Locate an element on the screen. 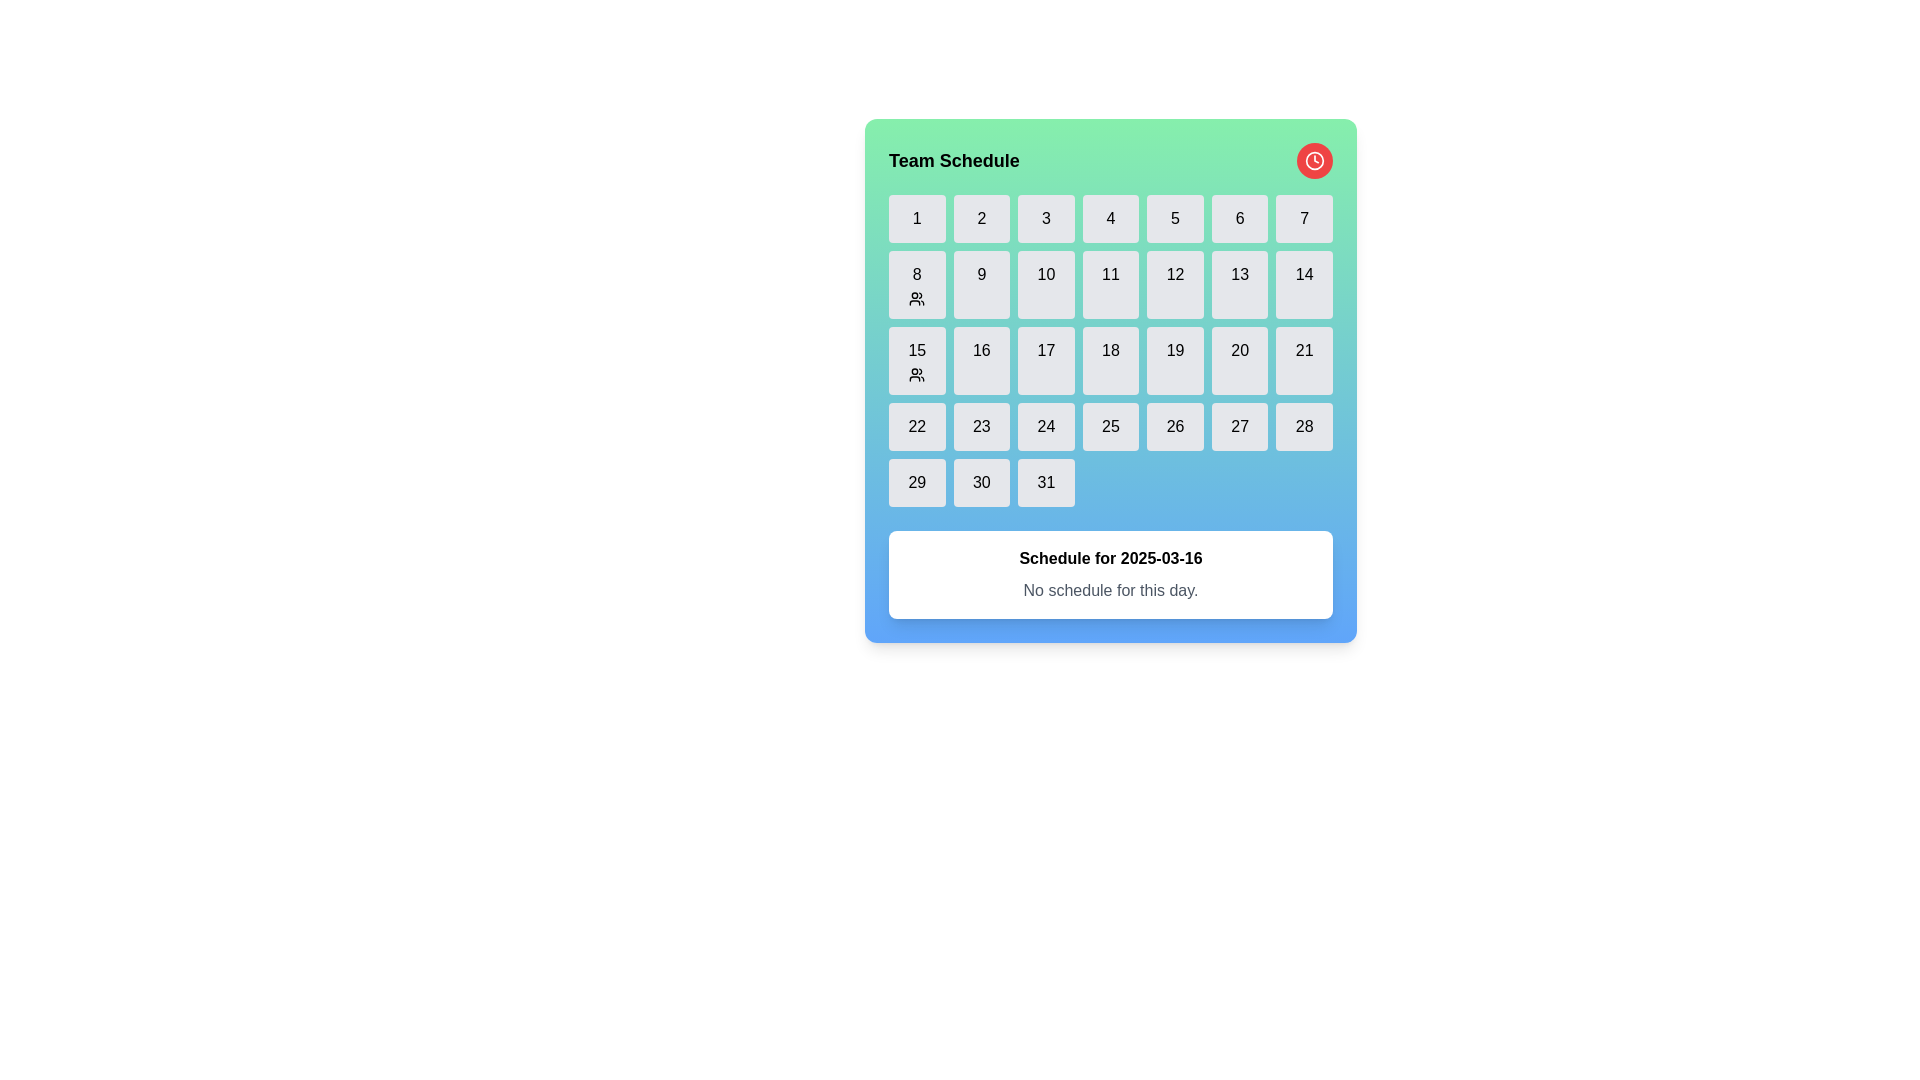 Image resolution: width=1920 pixels, height=1080 pixels. the Textual Number Label displaying the number '11', which is styled in bold black font and is centrally aligned within a light gray rounded rectangular button in the calendar interface is located at coordinates (1109, 274).